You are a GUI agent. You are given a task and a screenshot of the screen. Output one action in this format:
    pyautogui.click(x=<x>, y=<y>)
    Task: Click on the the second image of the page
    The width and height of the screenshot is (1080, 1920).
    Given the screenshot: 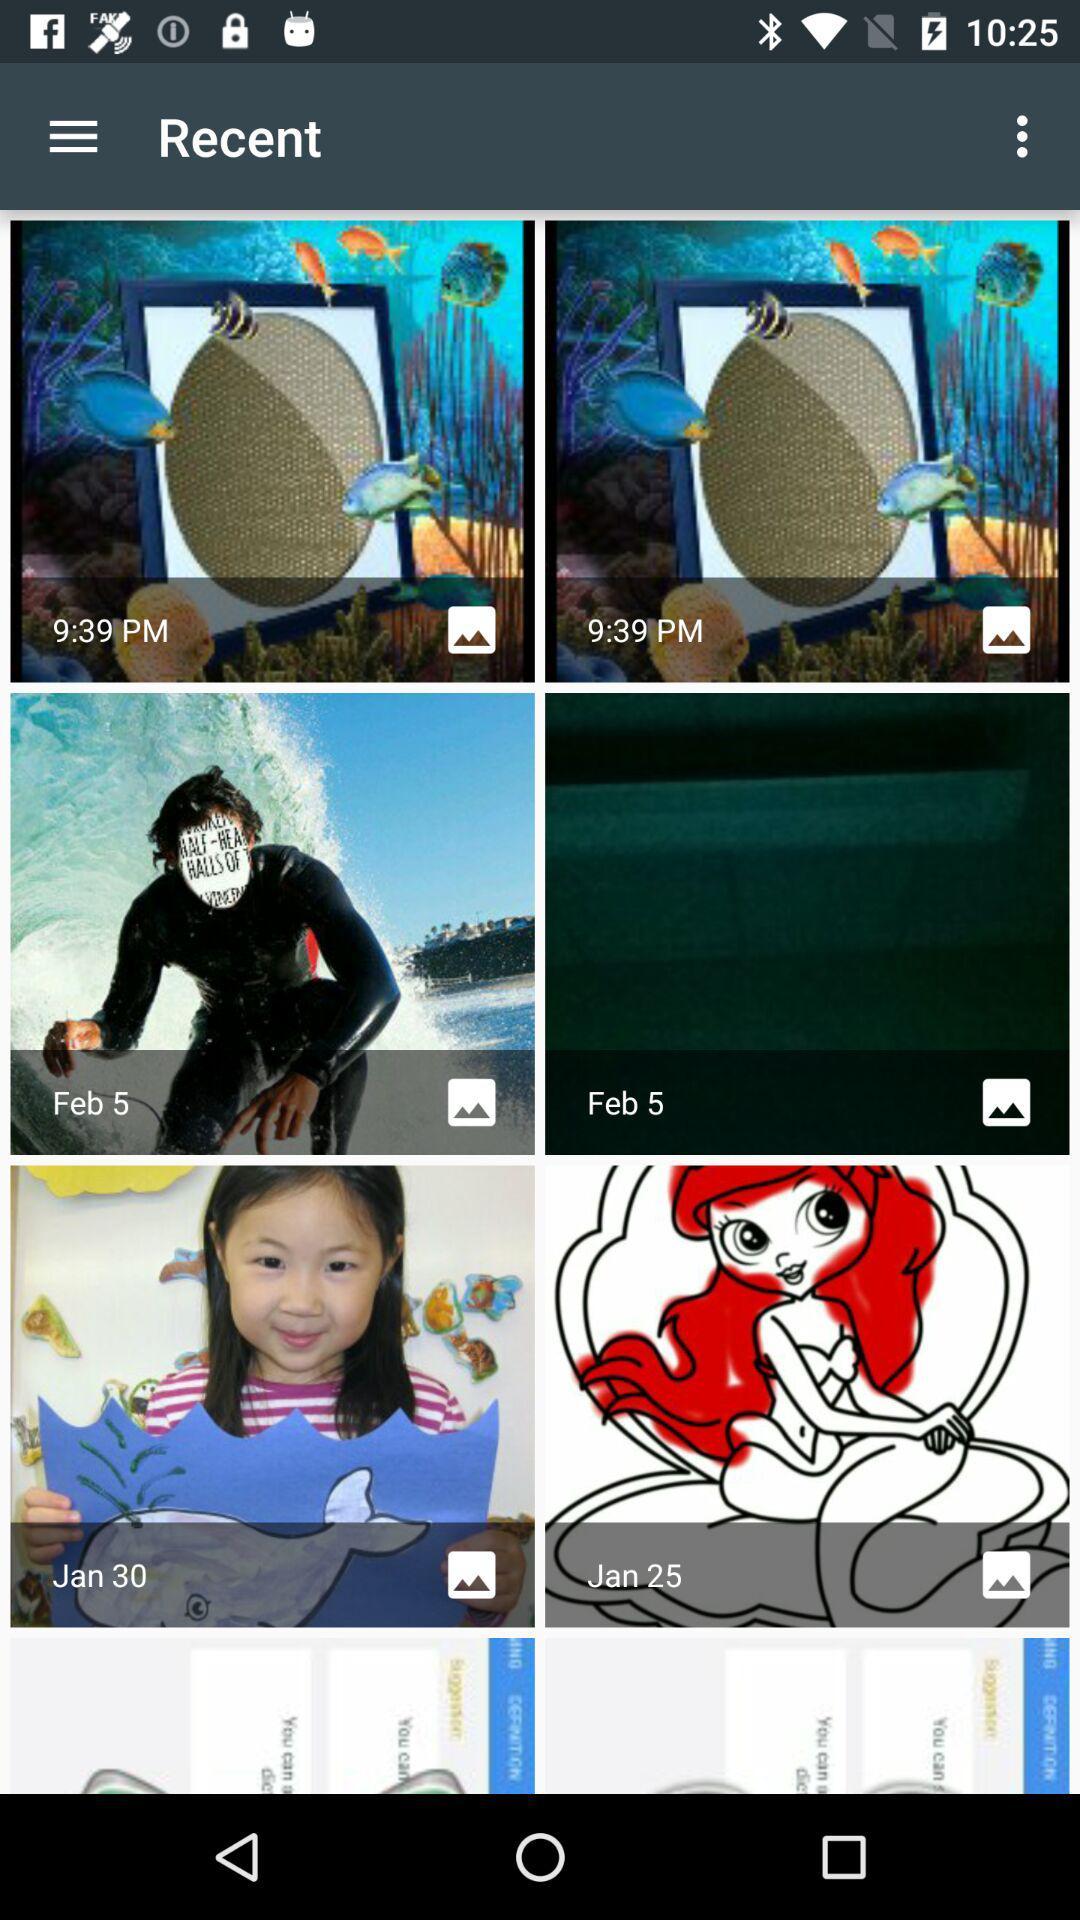 What is the action you would take?
    pyautogui.click(x=806, y=450)
    